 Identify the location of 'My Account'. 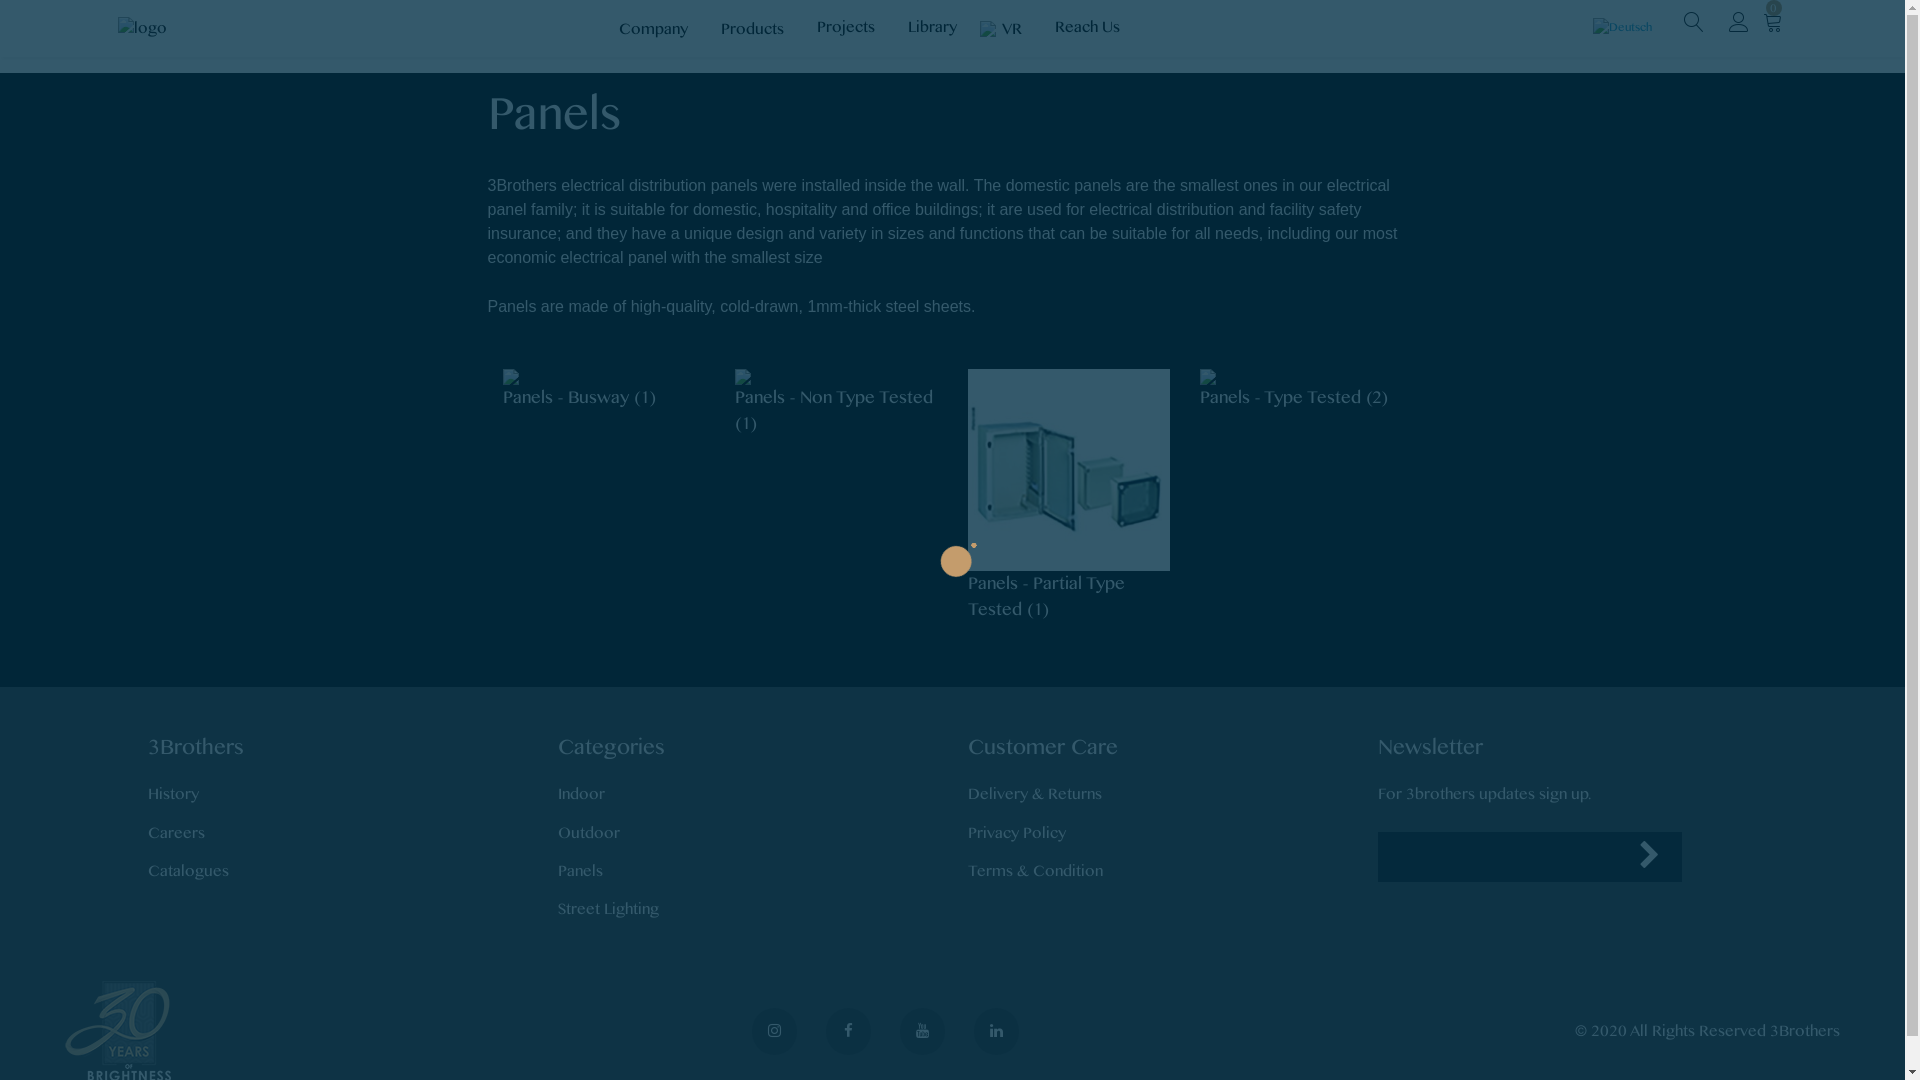
(1736, 24).